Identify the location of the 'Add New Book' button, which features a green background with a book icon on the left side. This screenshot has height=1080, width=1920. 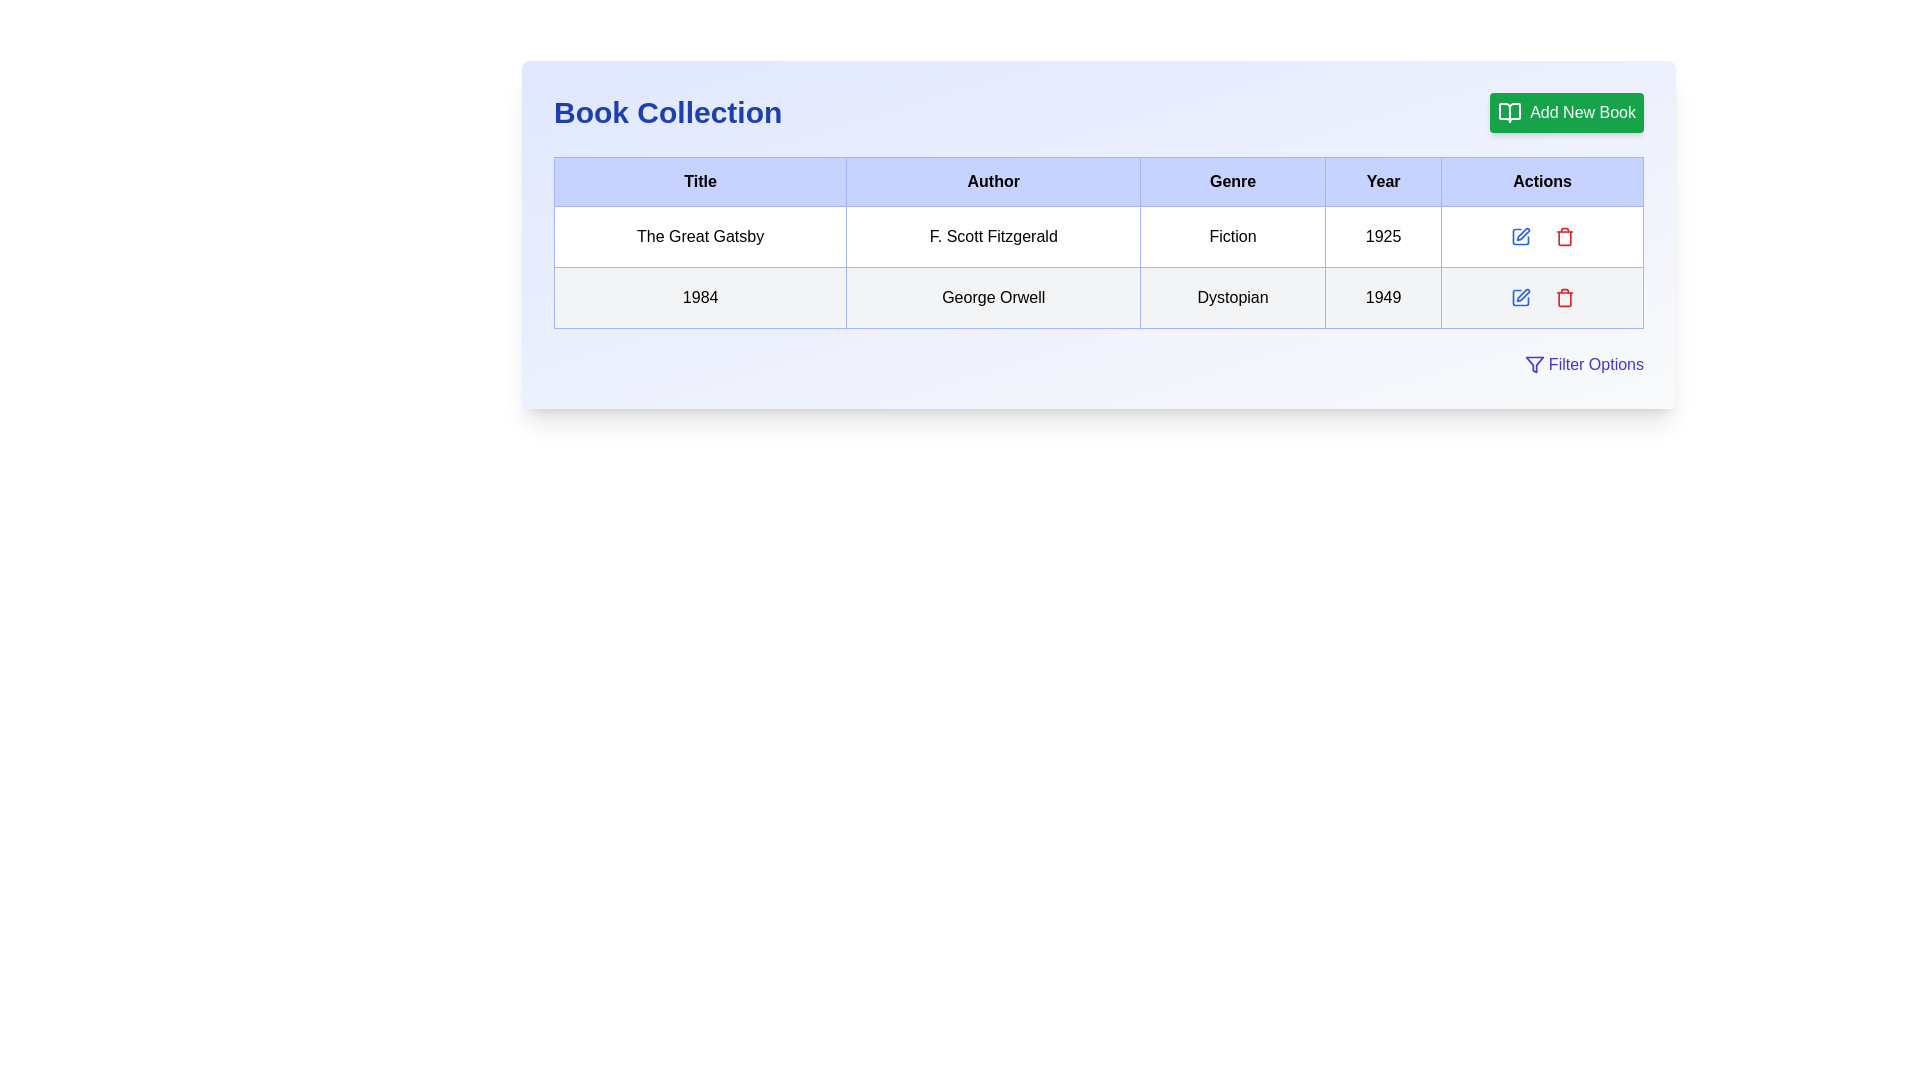
(1510, 112).